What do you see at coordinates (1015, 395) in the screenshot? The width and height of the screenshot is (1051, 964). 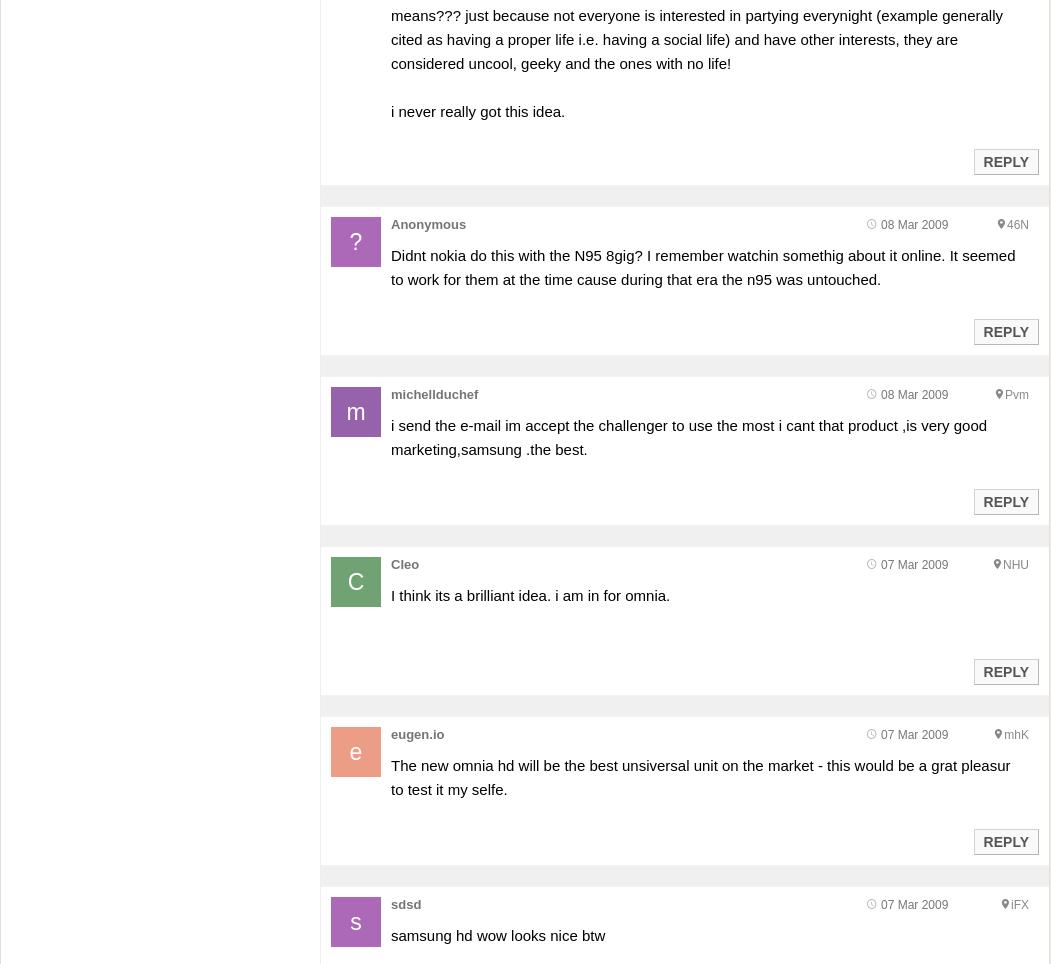 I see `'Pvm'` at bounding box center [1015, 395].